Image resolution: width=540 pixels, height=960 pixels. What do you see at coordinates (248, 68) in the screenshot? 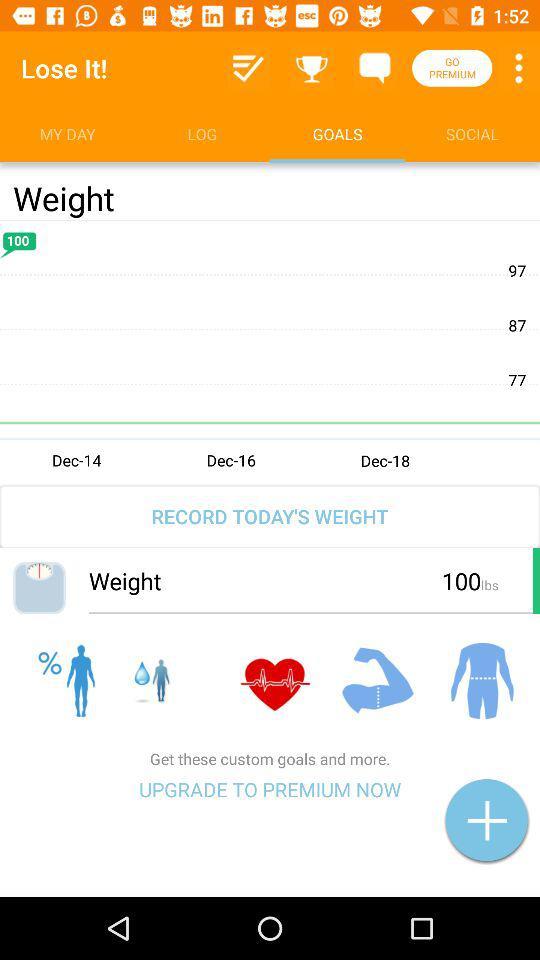
I see `app above the log item` at bounding box center [248, 68].